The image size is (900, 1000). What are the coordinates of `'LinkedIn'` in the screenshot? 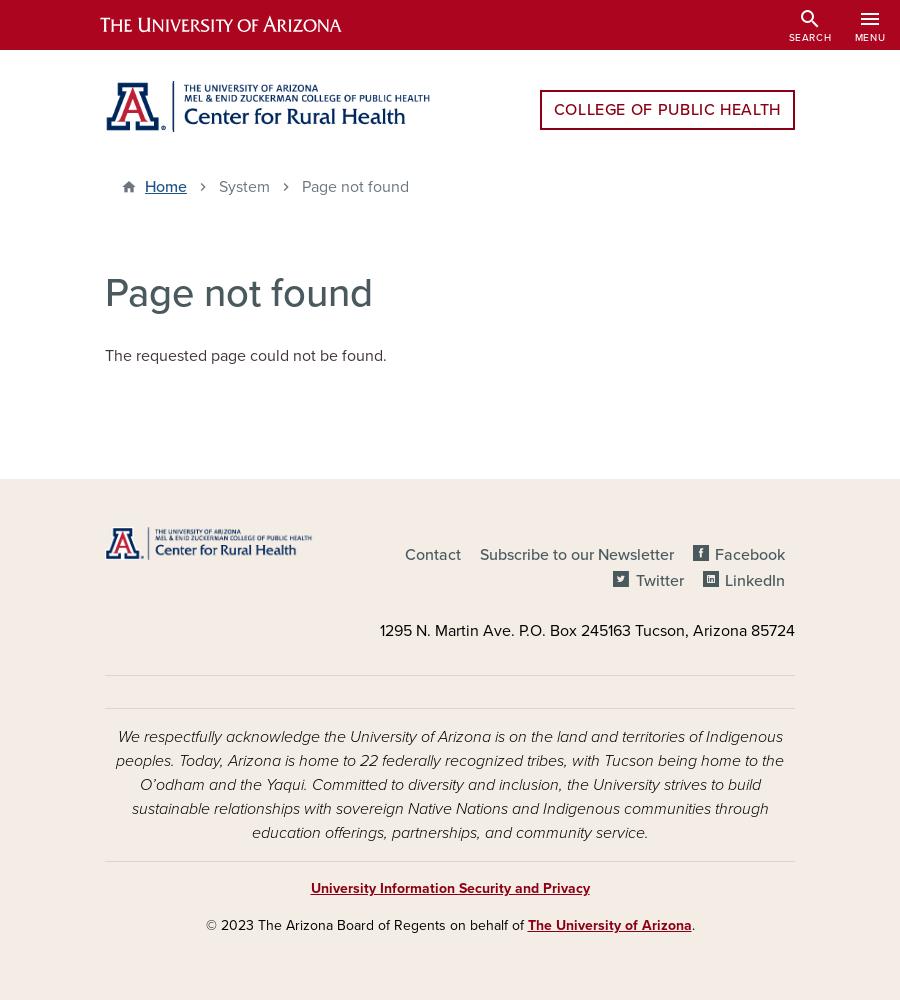 It's located at (754, 580).